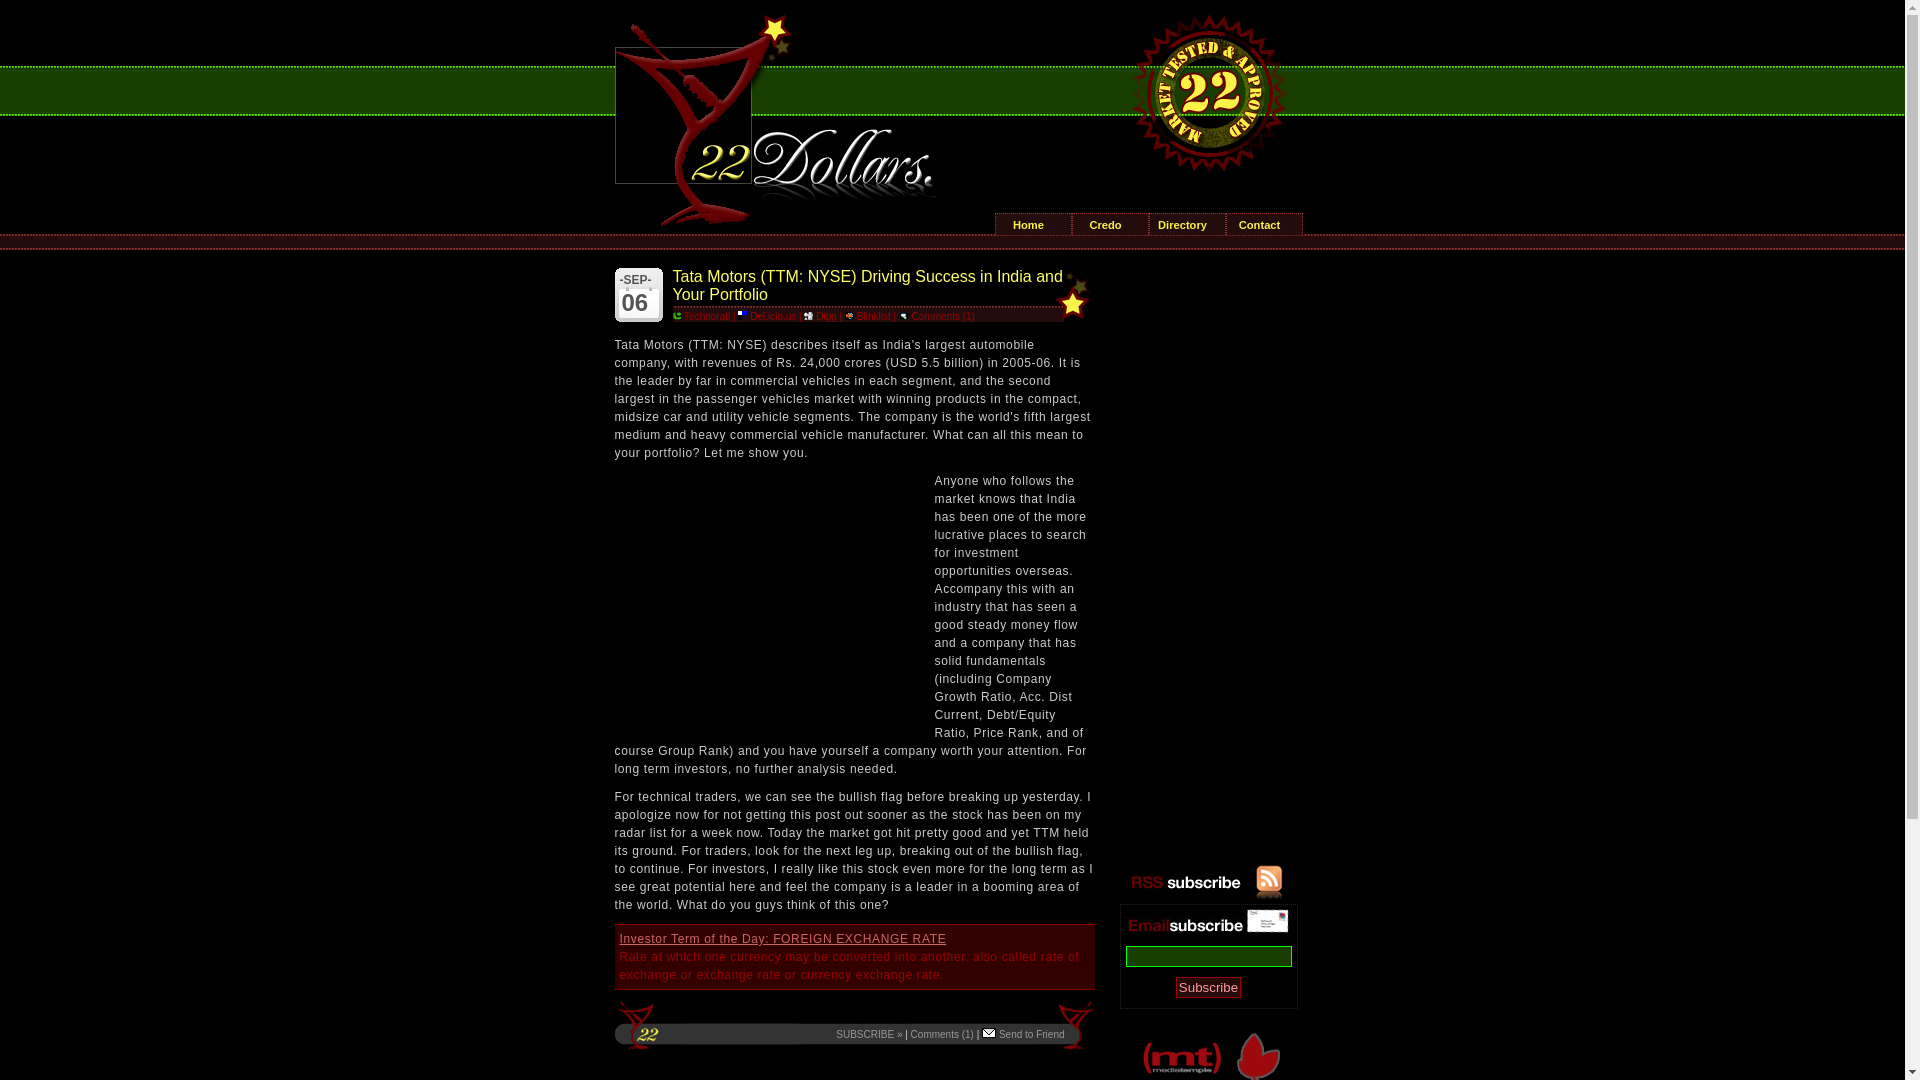  I want to click on 'Home', so click(996, 224).